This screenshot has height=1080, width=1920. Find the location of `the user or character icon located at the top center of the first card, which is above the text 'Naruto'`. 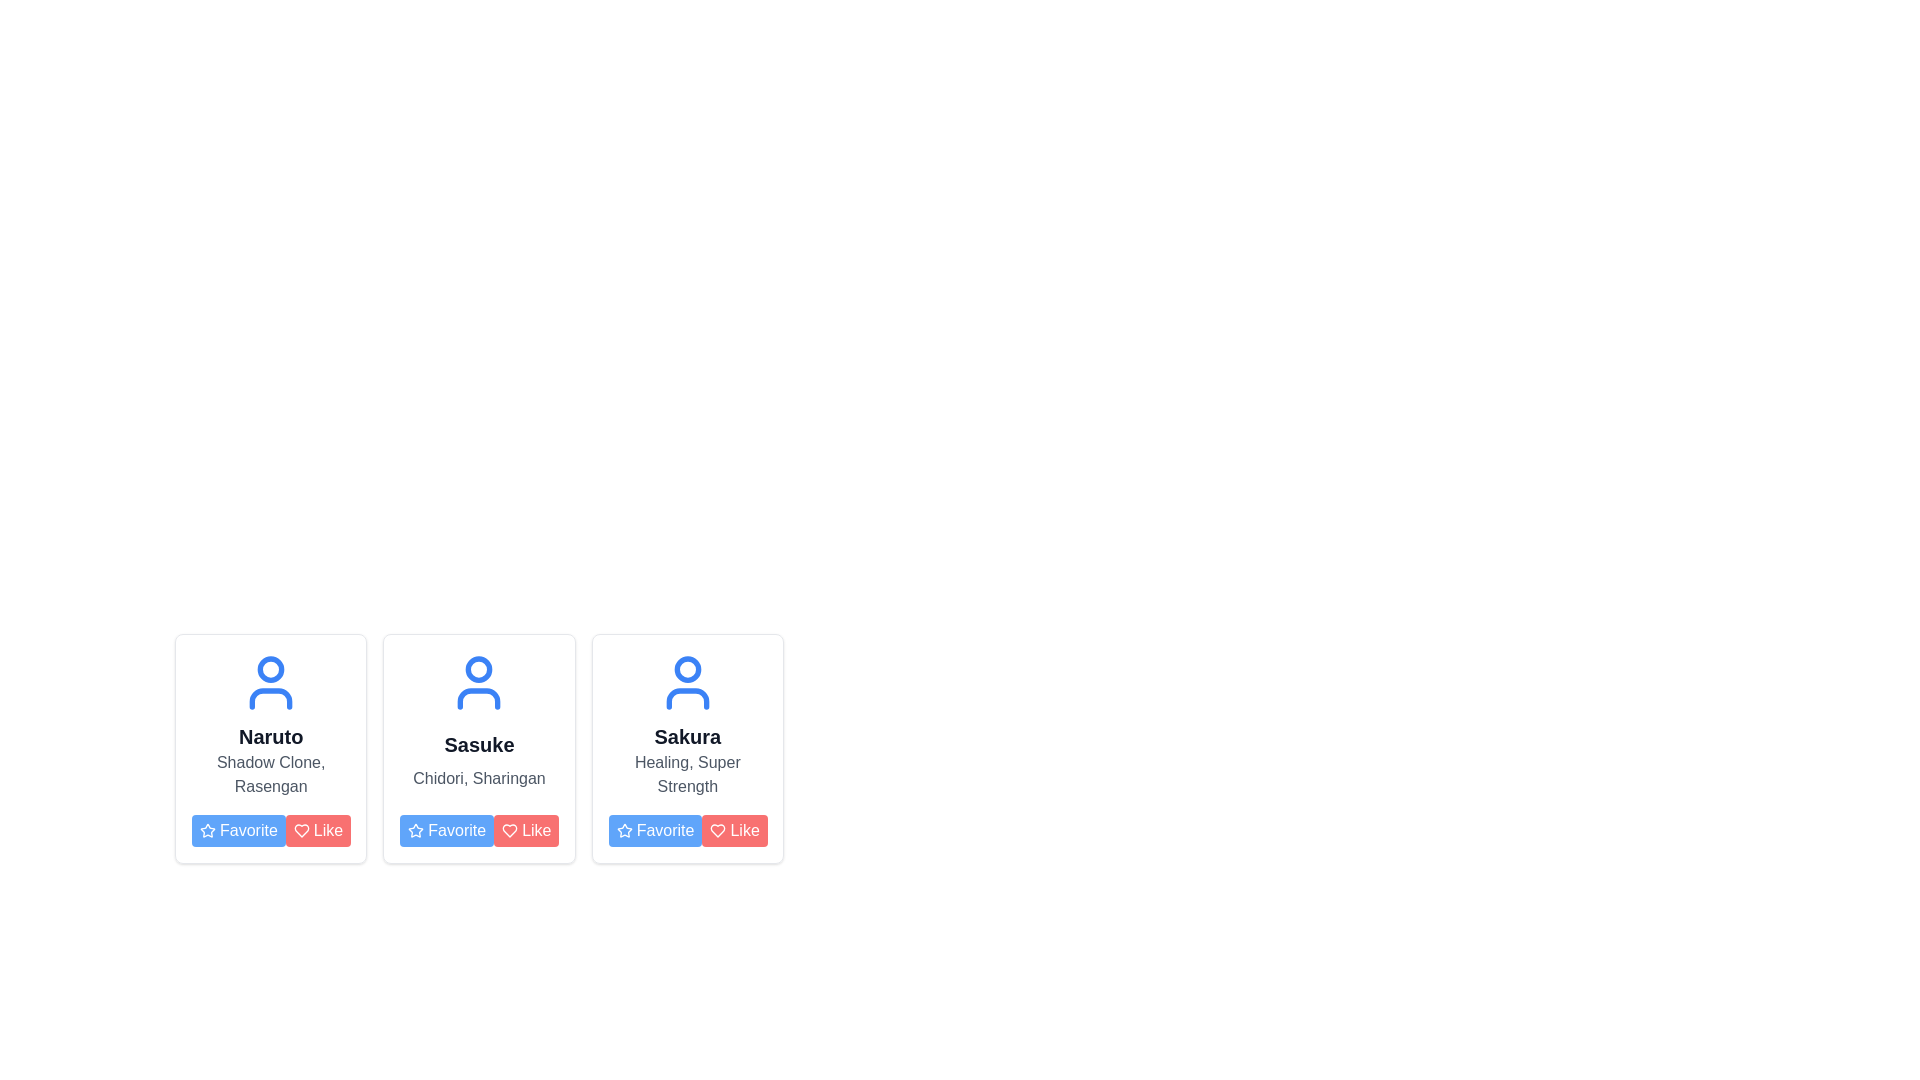

the user or character icon located at the top center of the first card, which is above the text 'Naruto' is located at coordinates (270, 681).